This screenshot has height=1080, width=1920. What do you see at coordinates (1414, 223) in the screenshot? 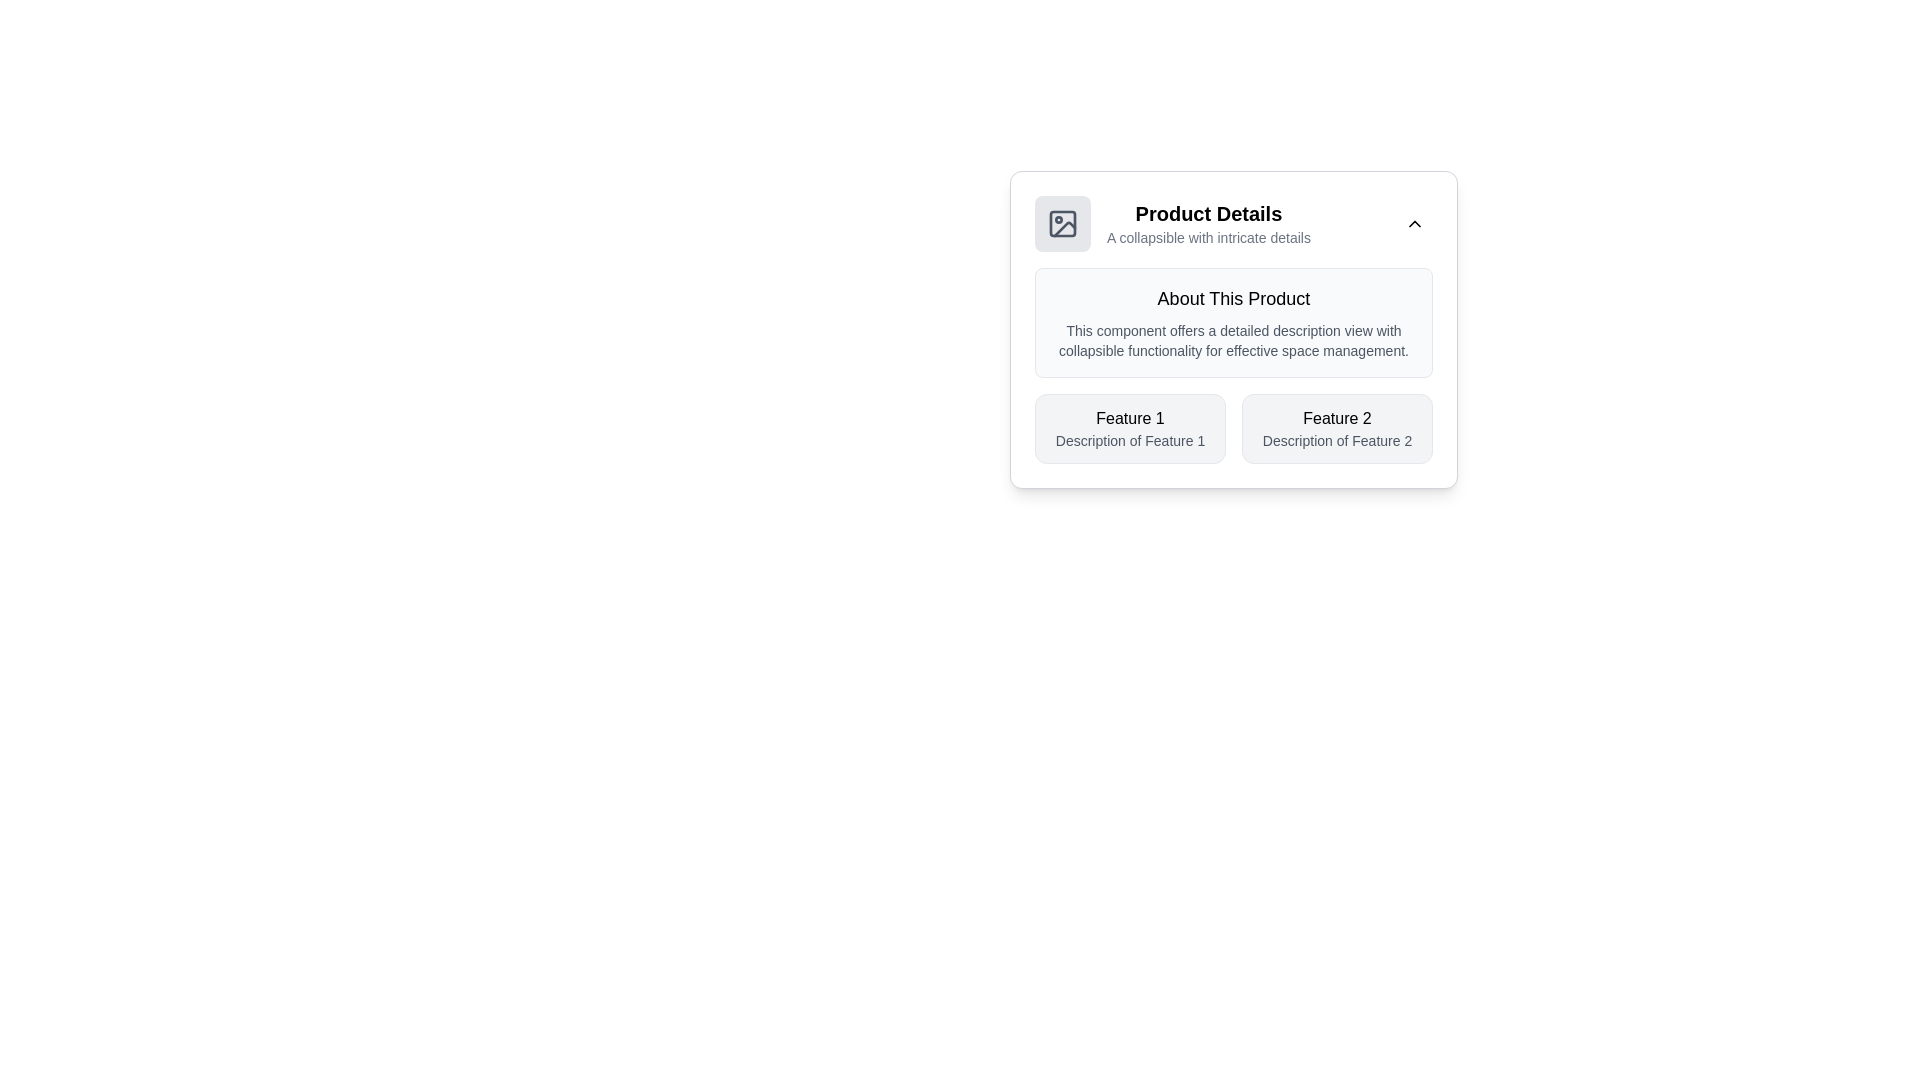
I see `the collapsible toggle button with an upside-down chevron icon located to the right of the 'Product Details' header` at bounding box center [1414, 223].